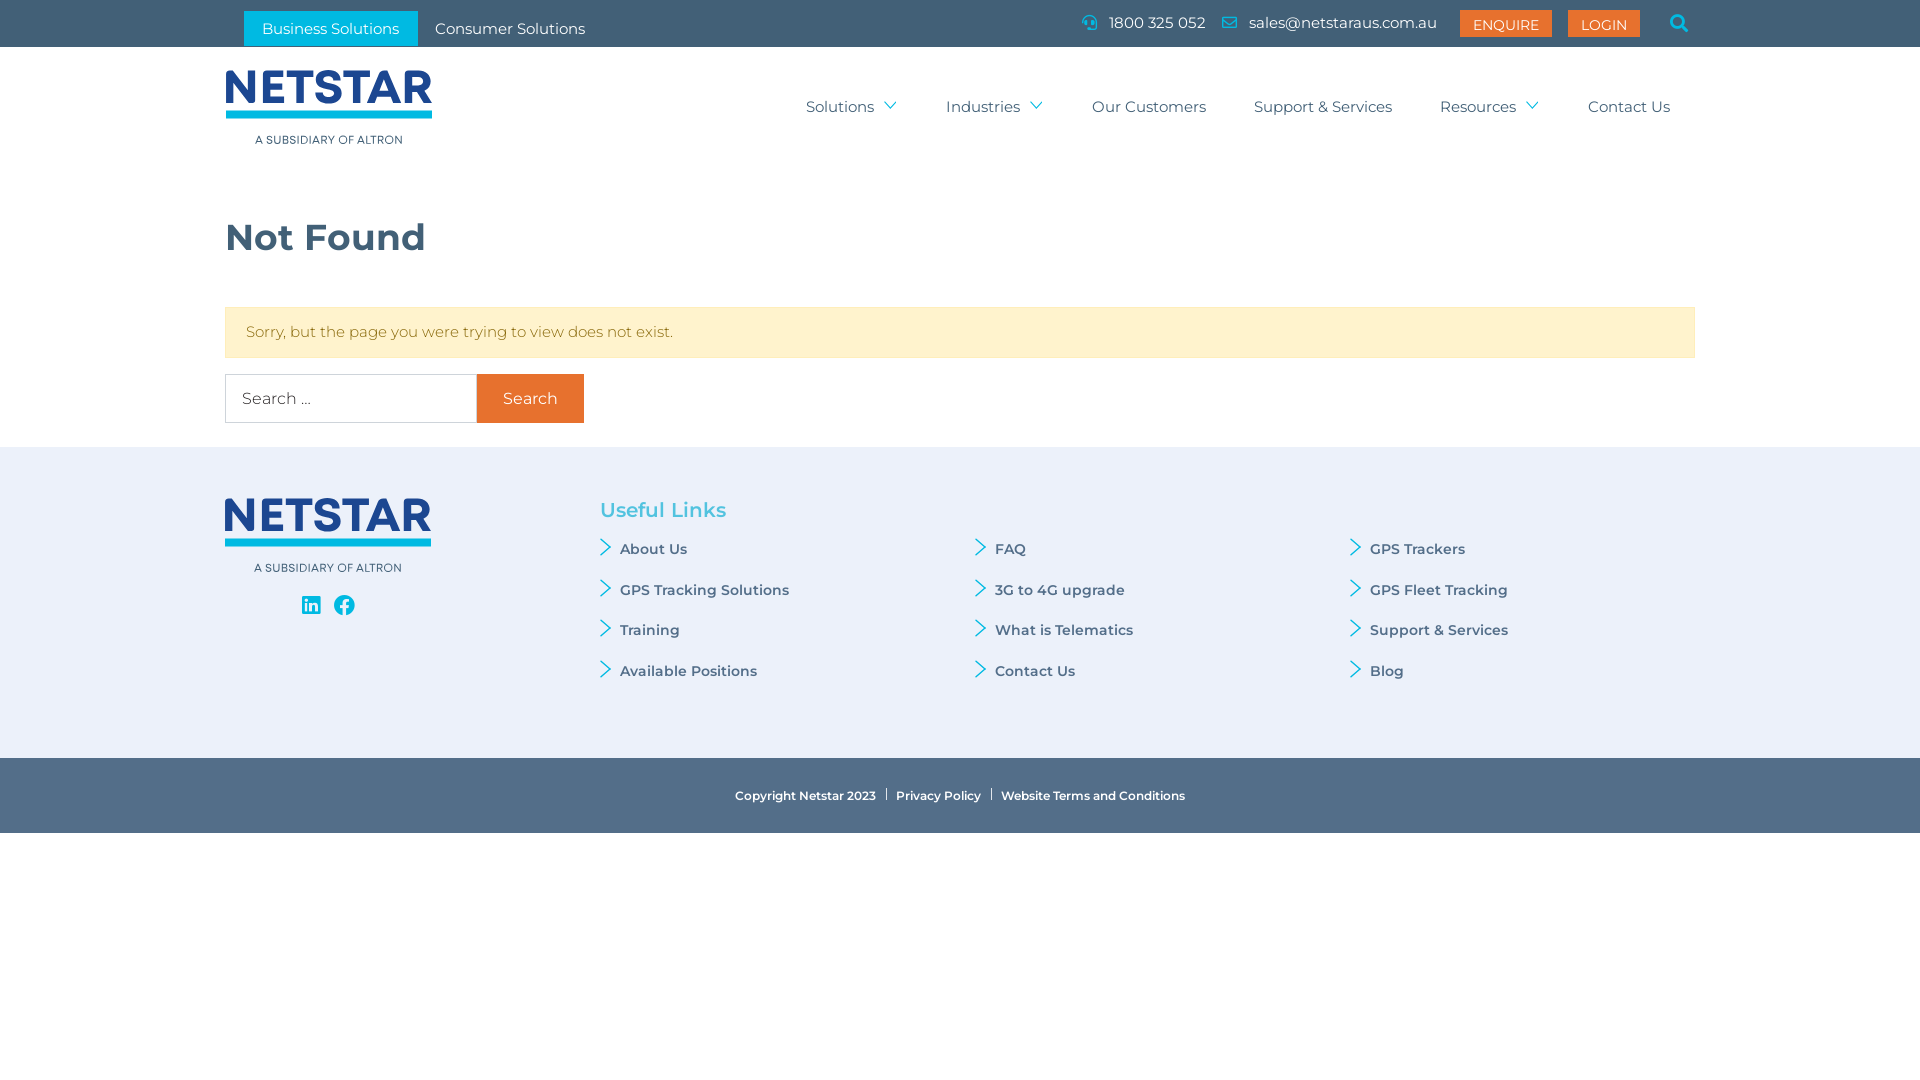 This screenshot has height=1080, width=1920. What do you see at coordinates (1323, 107) in the screenshot?
I see `'Support & Services'` at bounding box center [1323, 107].